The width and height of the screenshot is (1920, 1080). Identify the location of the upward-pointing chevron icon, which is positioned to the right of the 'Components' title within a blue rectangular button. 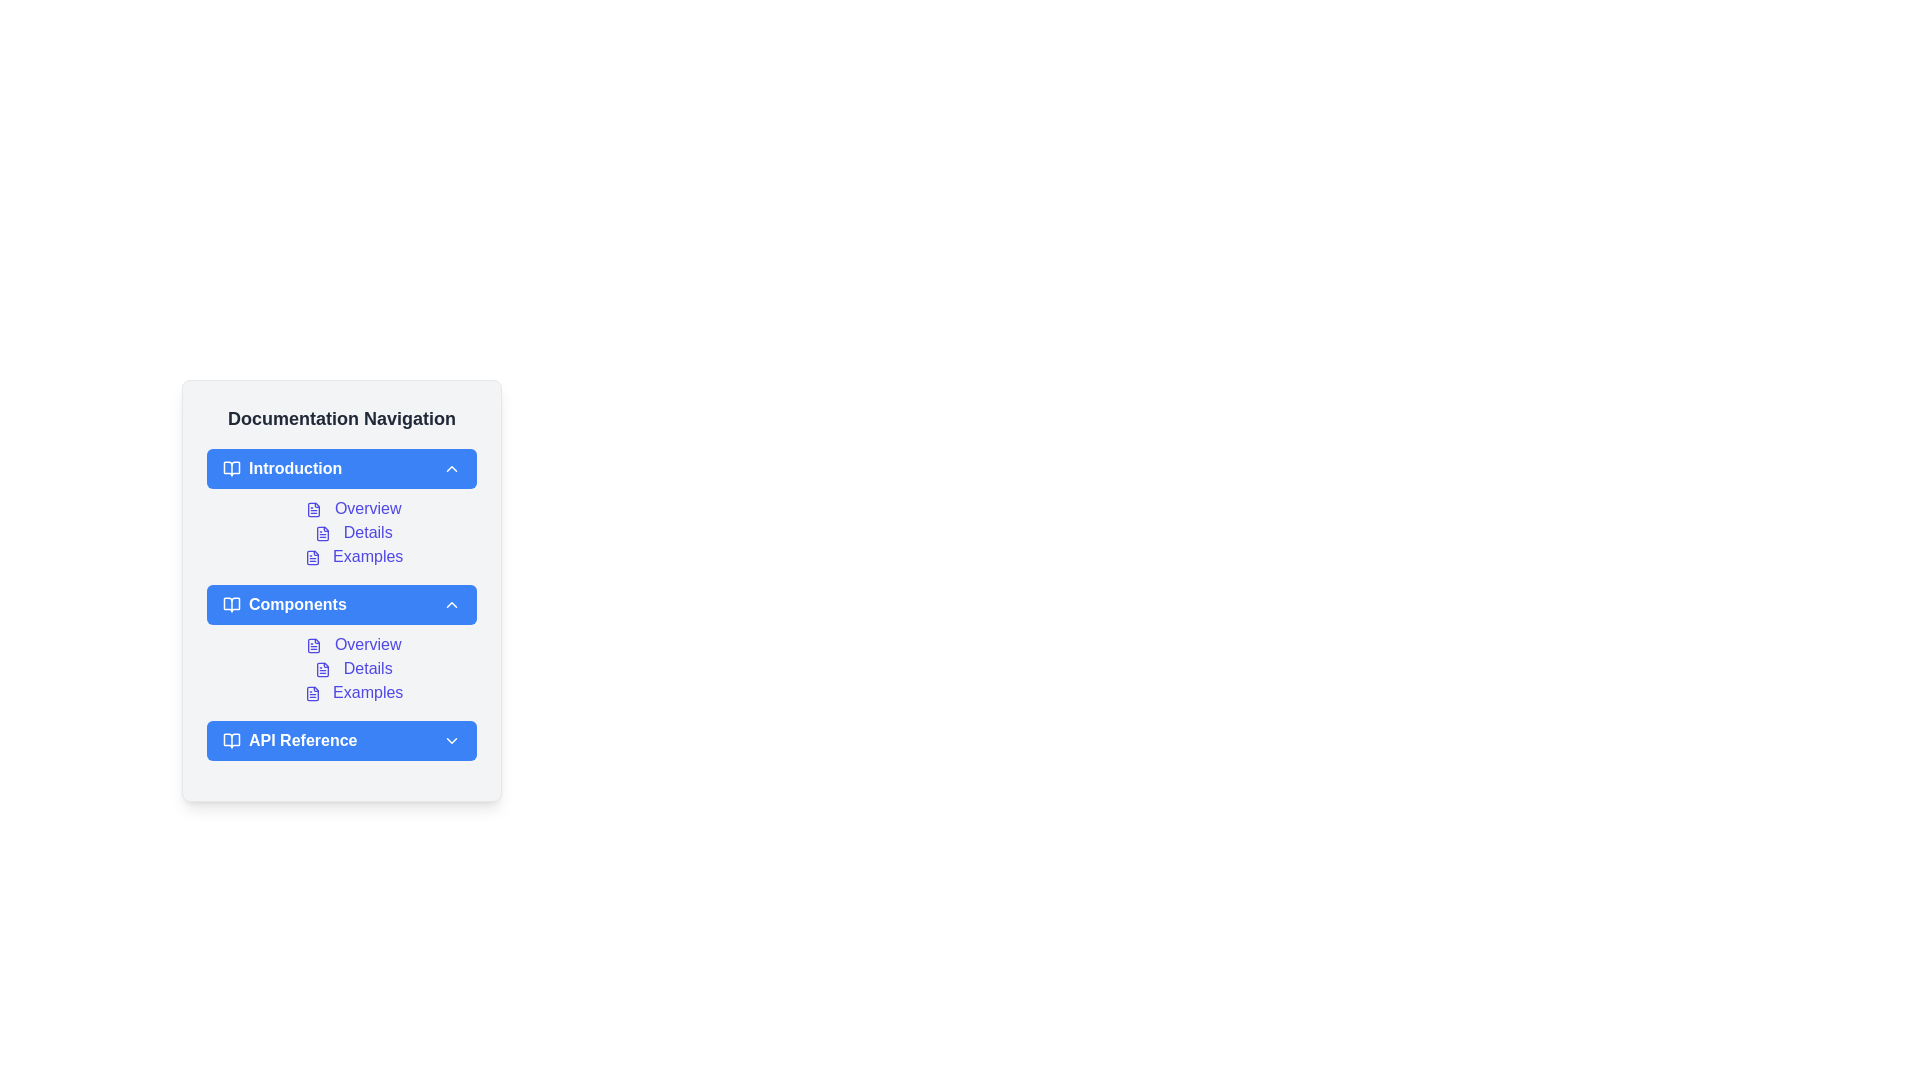
(450, 604).